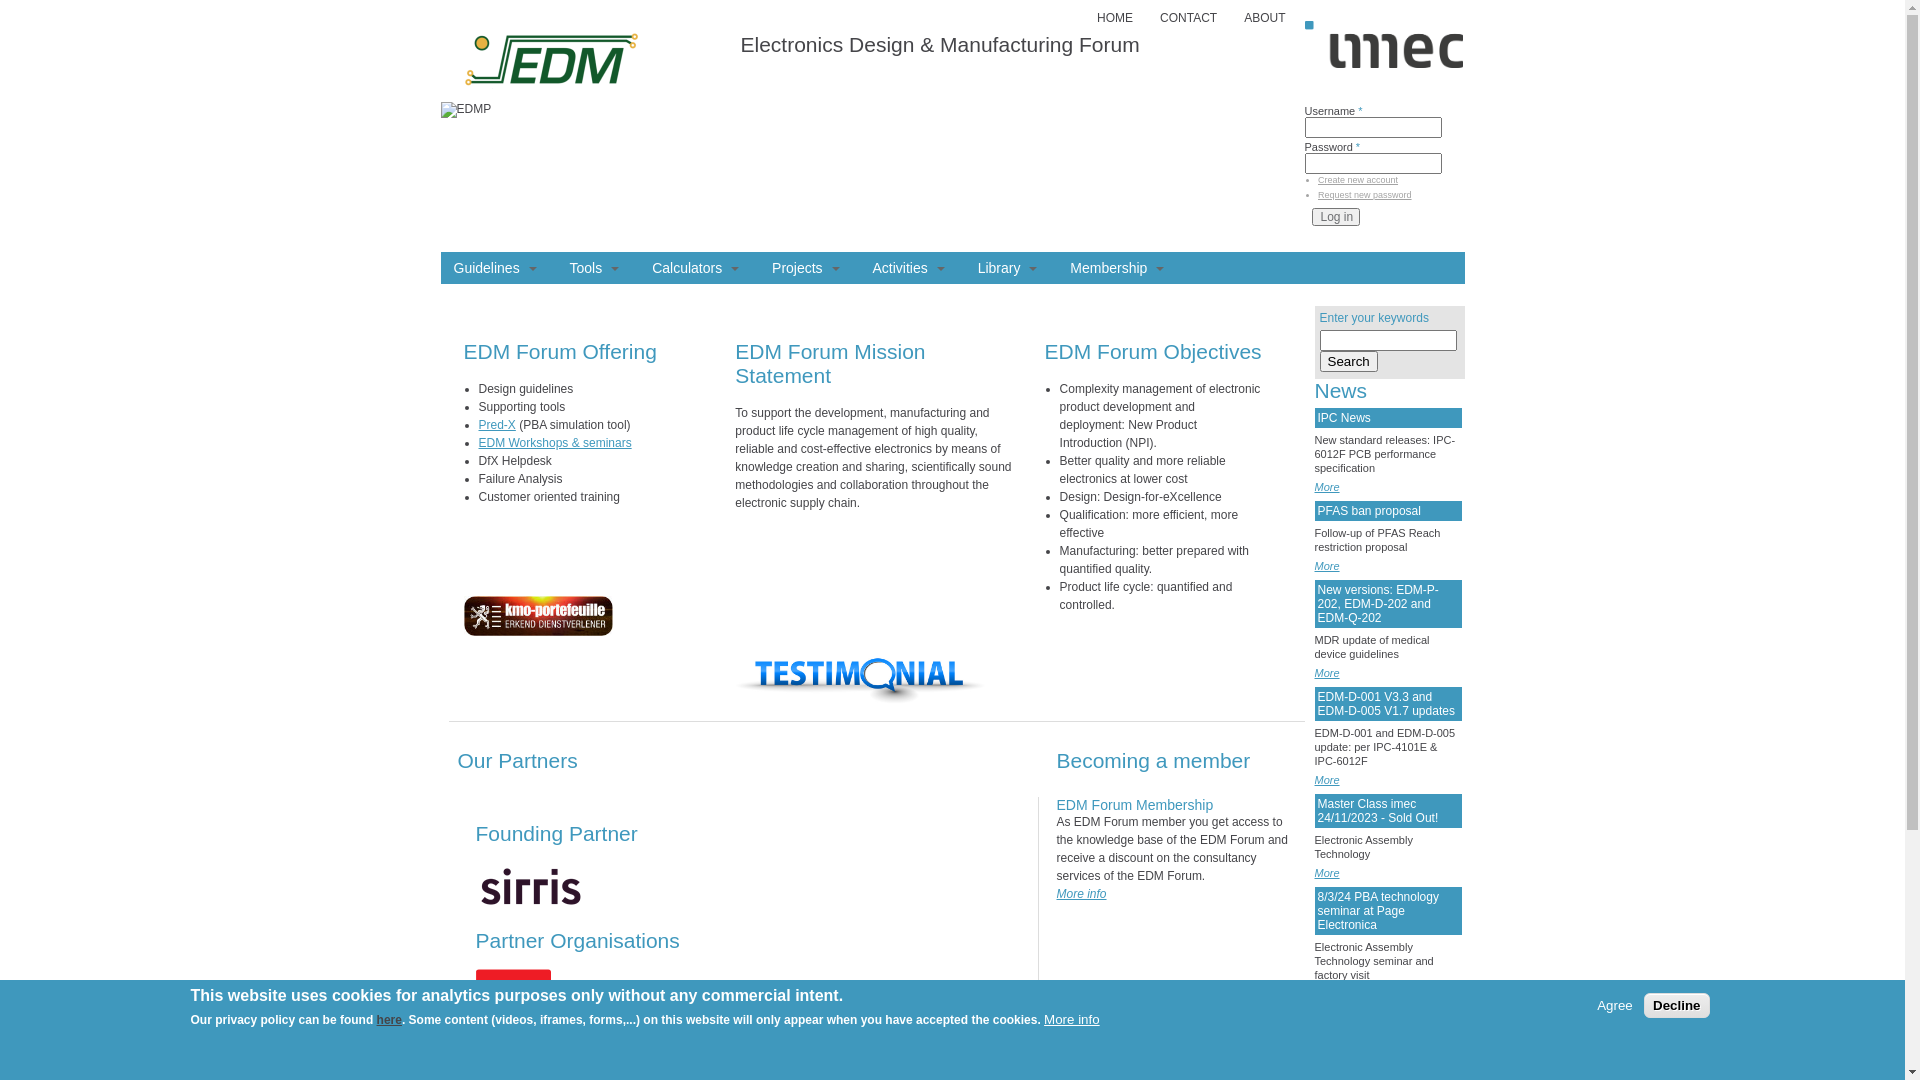  I want to click on 'Create new account', so click(1358, 180).